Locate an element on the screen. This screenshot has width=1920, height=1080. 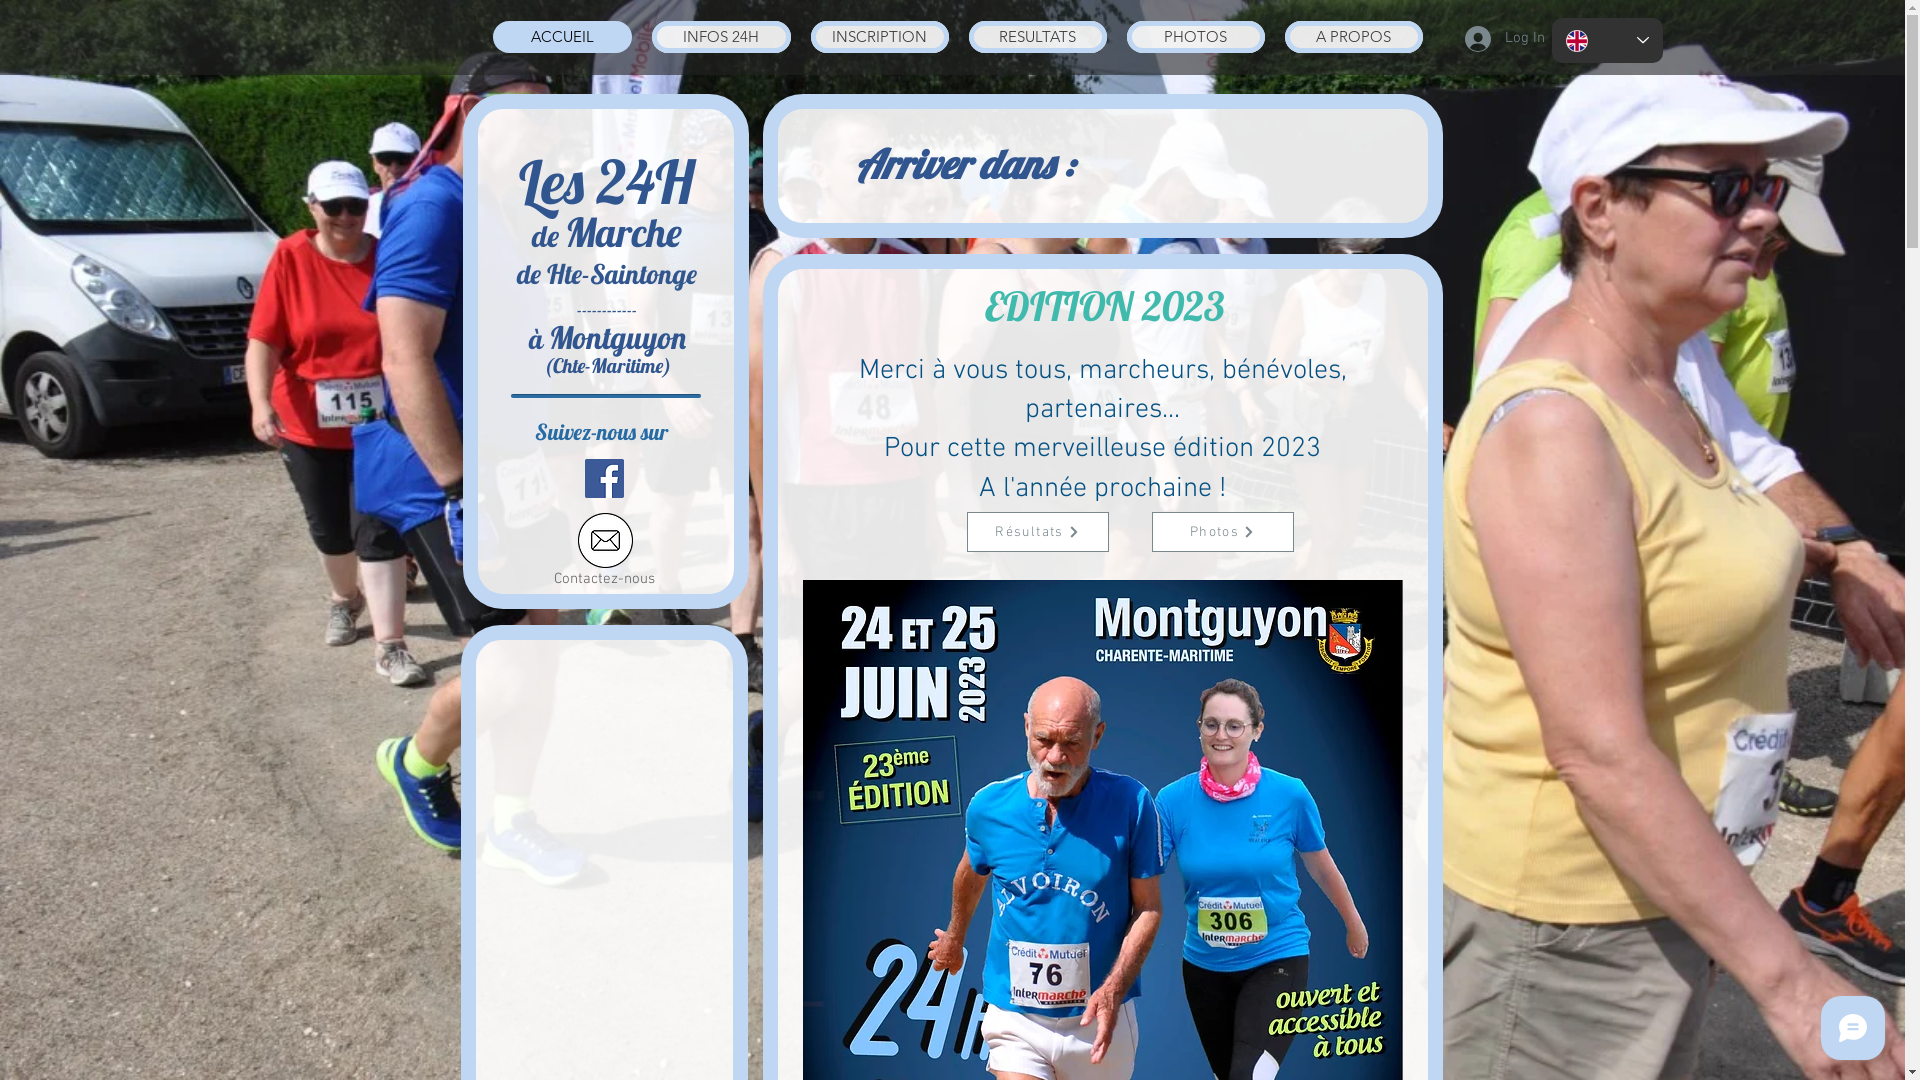
'Photos' is located at coordinates (1152, 531).